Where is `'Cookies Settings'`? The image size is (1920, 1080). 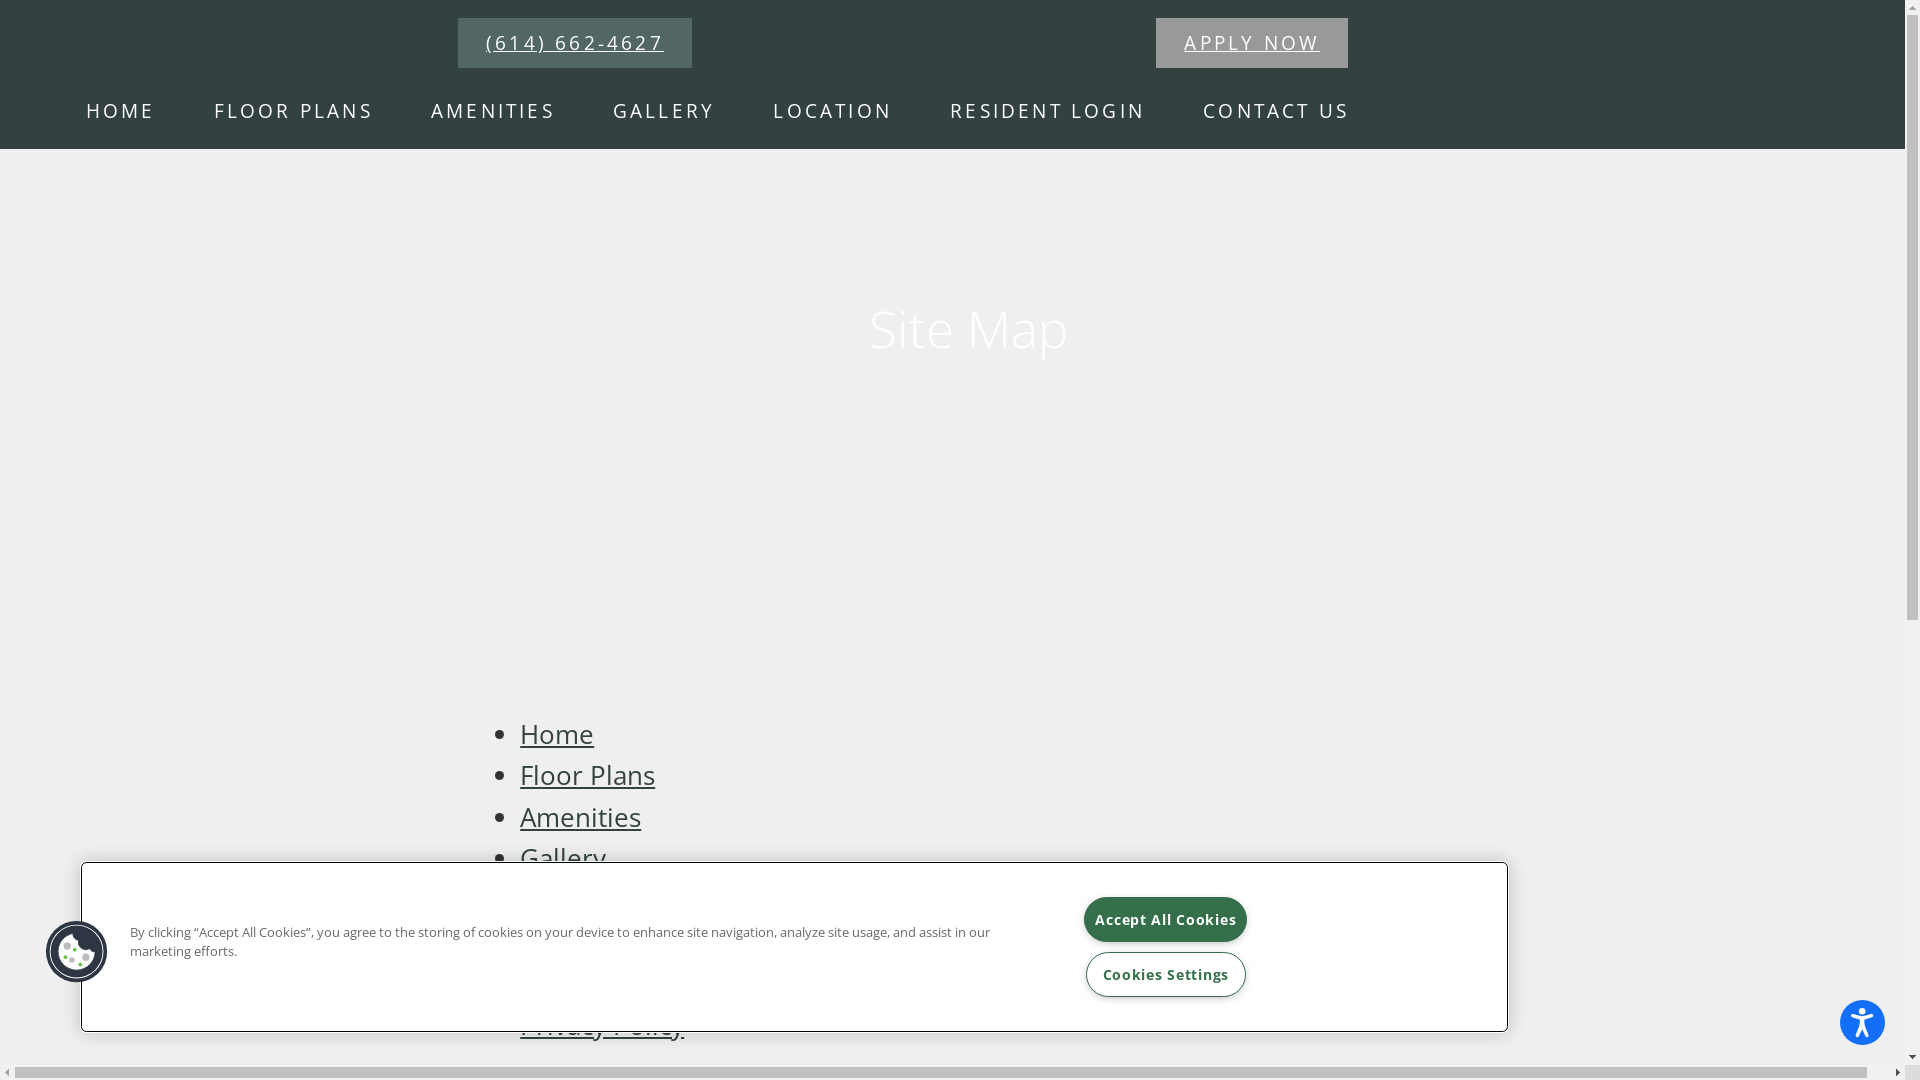
'Cookies Settings' is located at coordinates (1166, 973).